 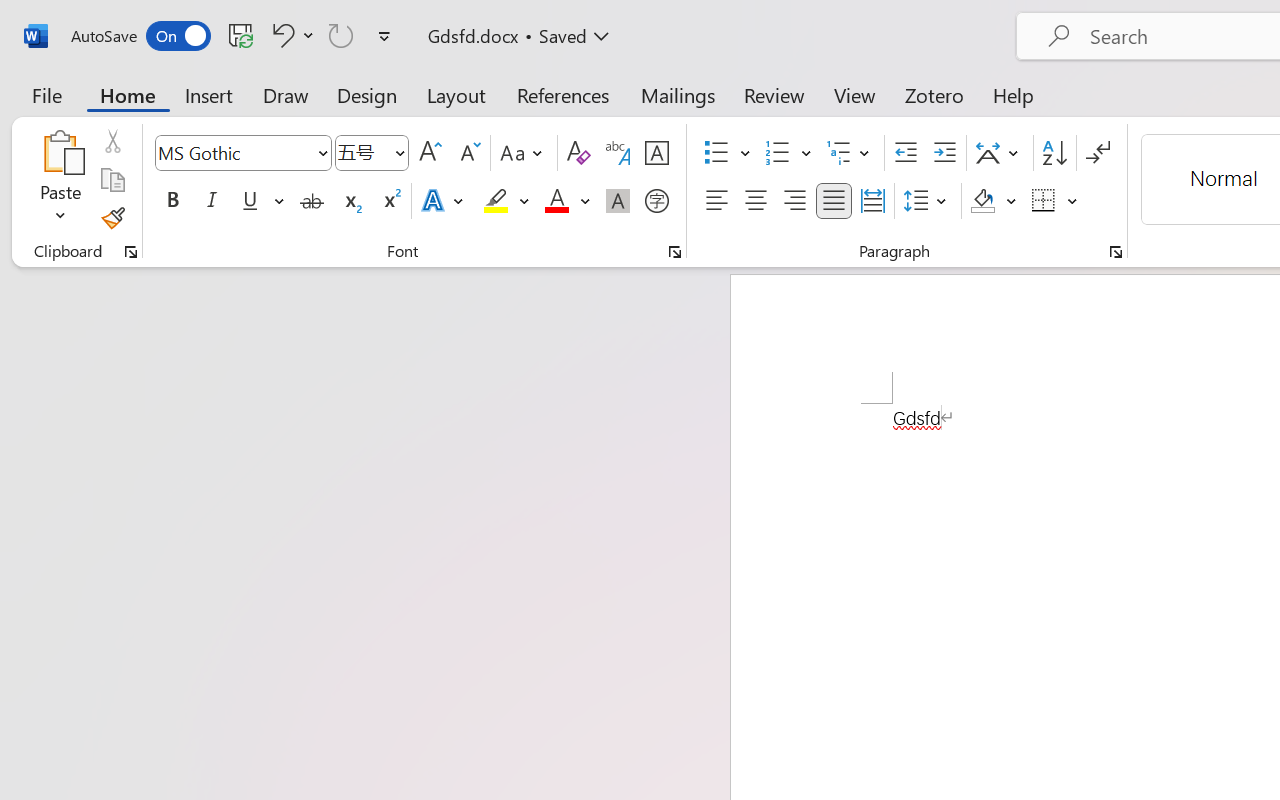 I want to click on 'Line and Paragraph Spacing', so click(x=927, y=201).